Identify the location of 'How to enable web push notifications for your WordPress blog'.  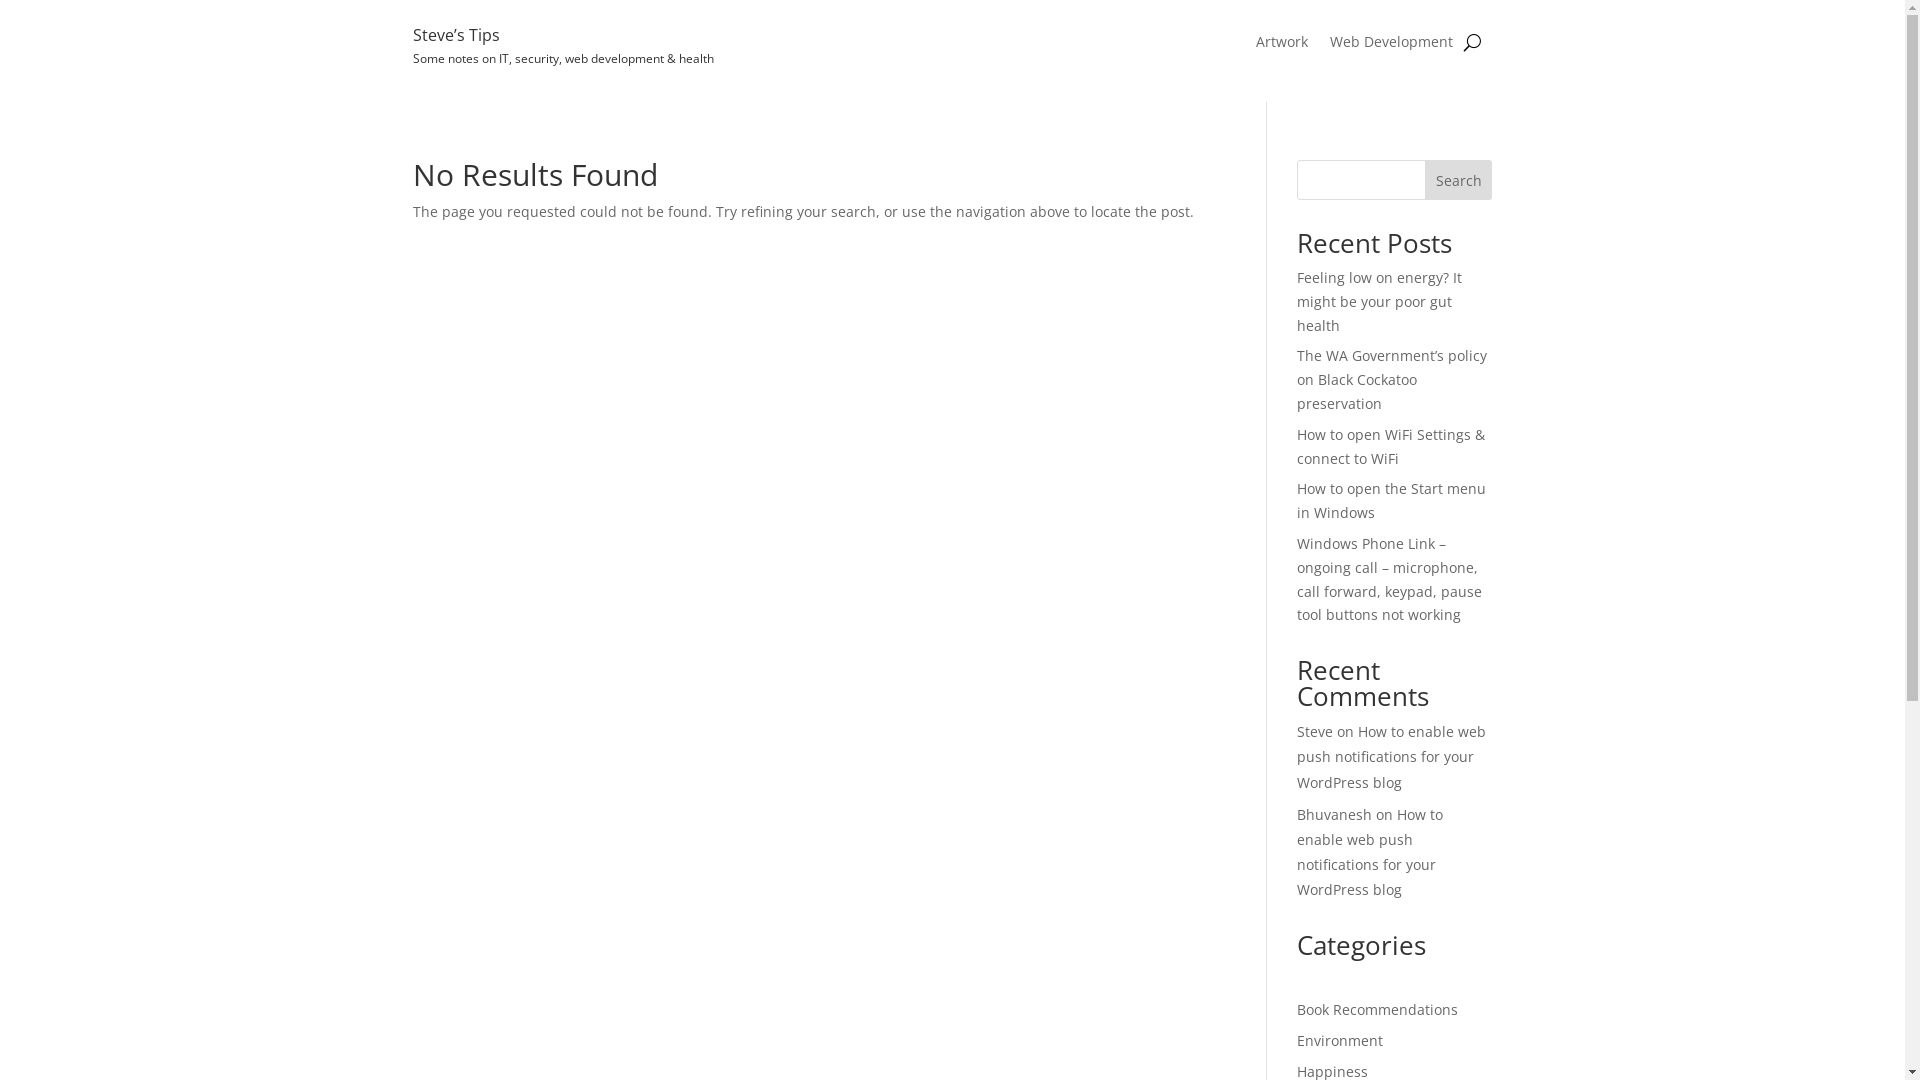
(1390, 756).